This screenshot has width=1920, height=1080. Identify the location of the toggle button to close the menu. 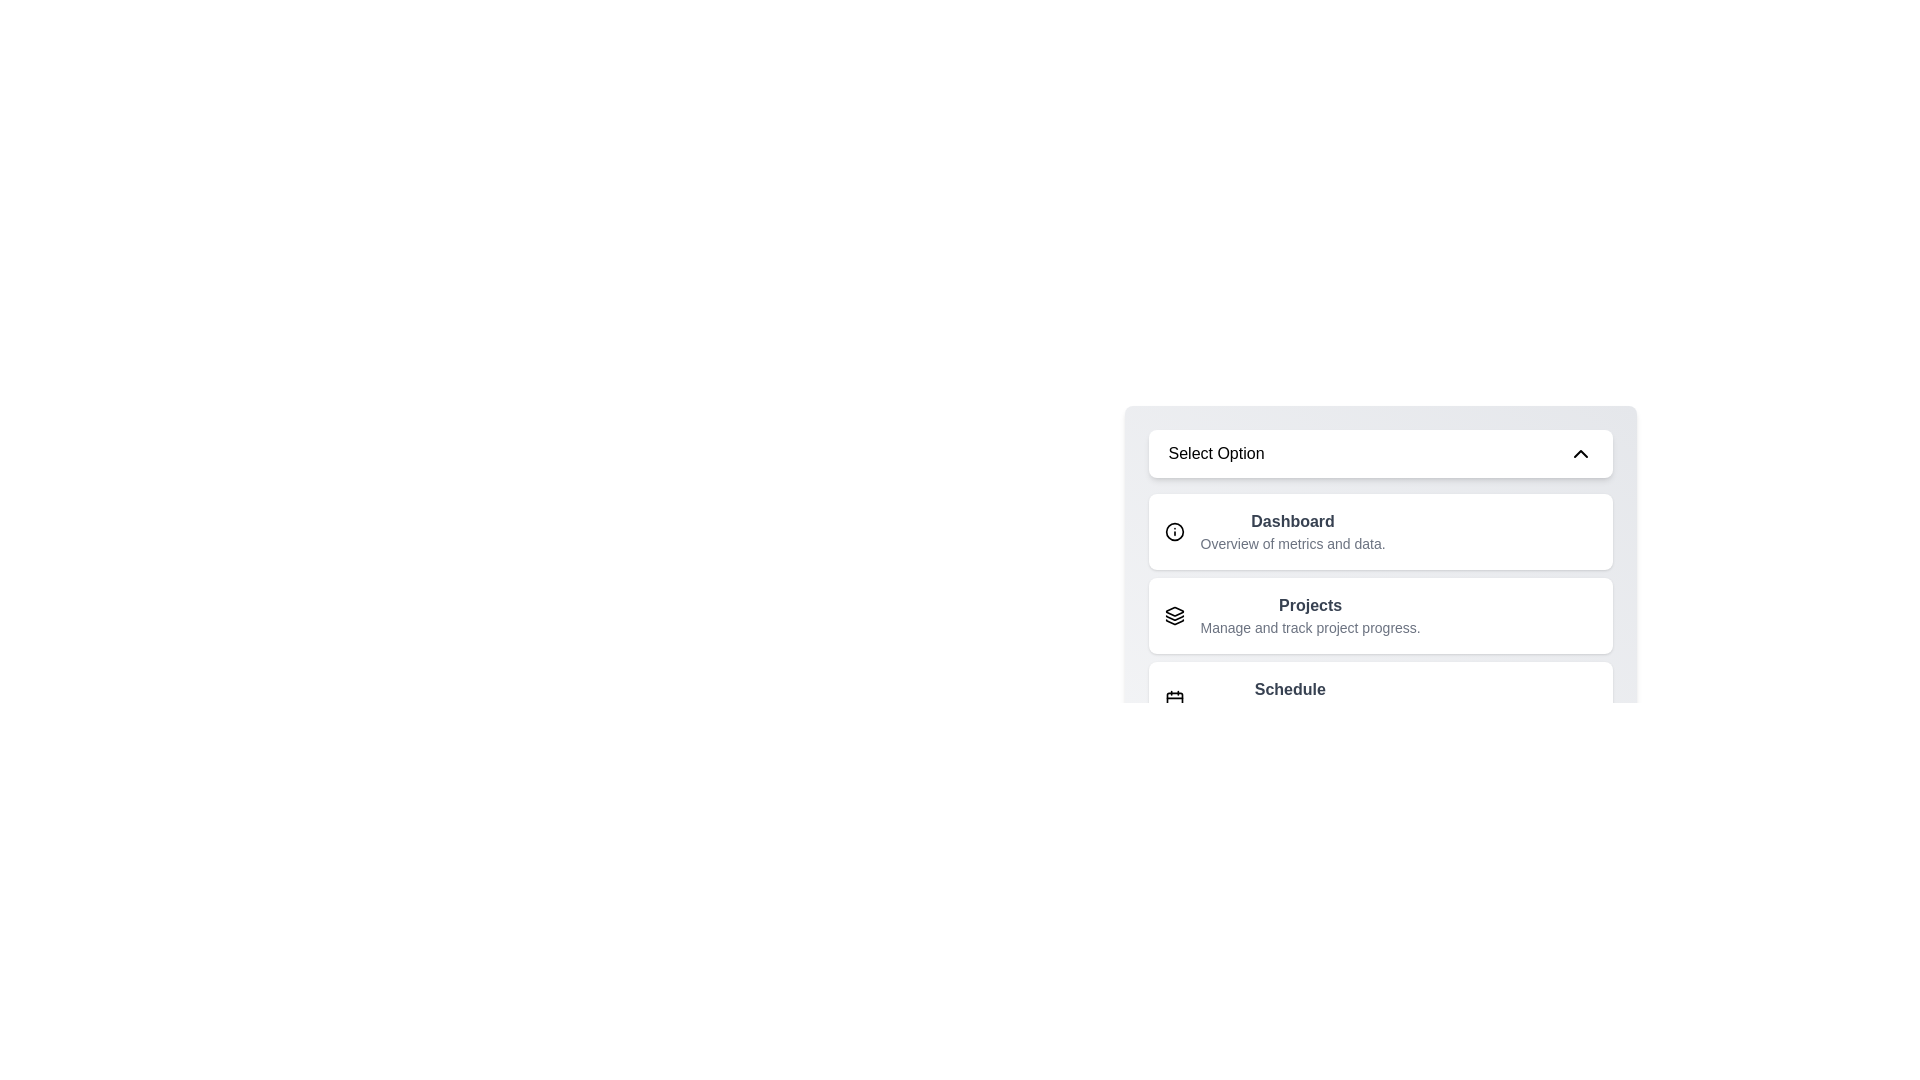
(1379, 454).